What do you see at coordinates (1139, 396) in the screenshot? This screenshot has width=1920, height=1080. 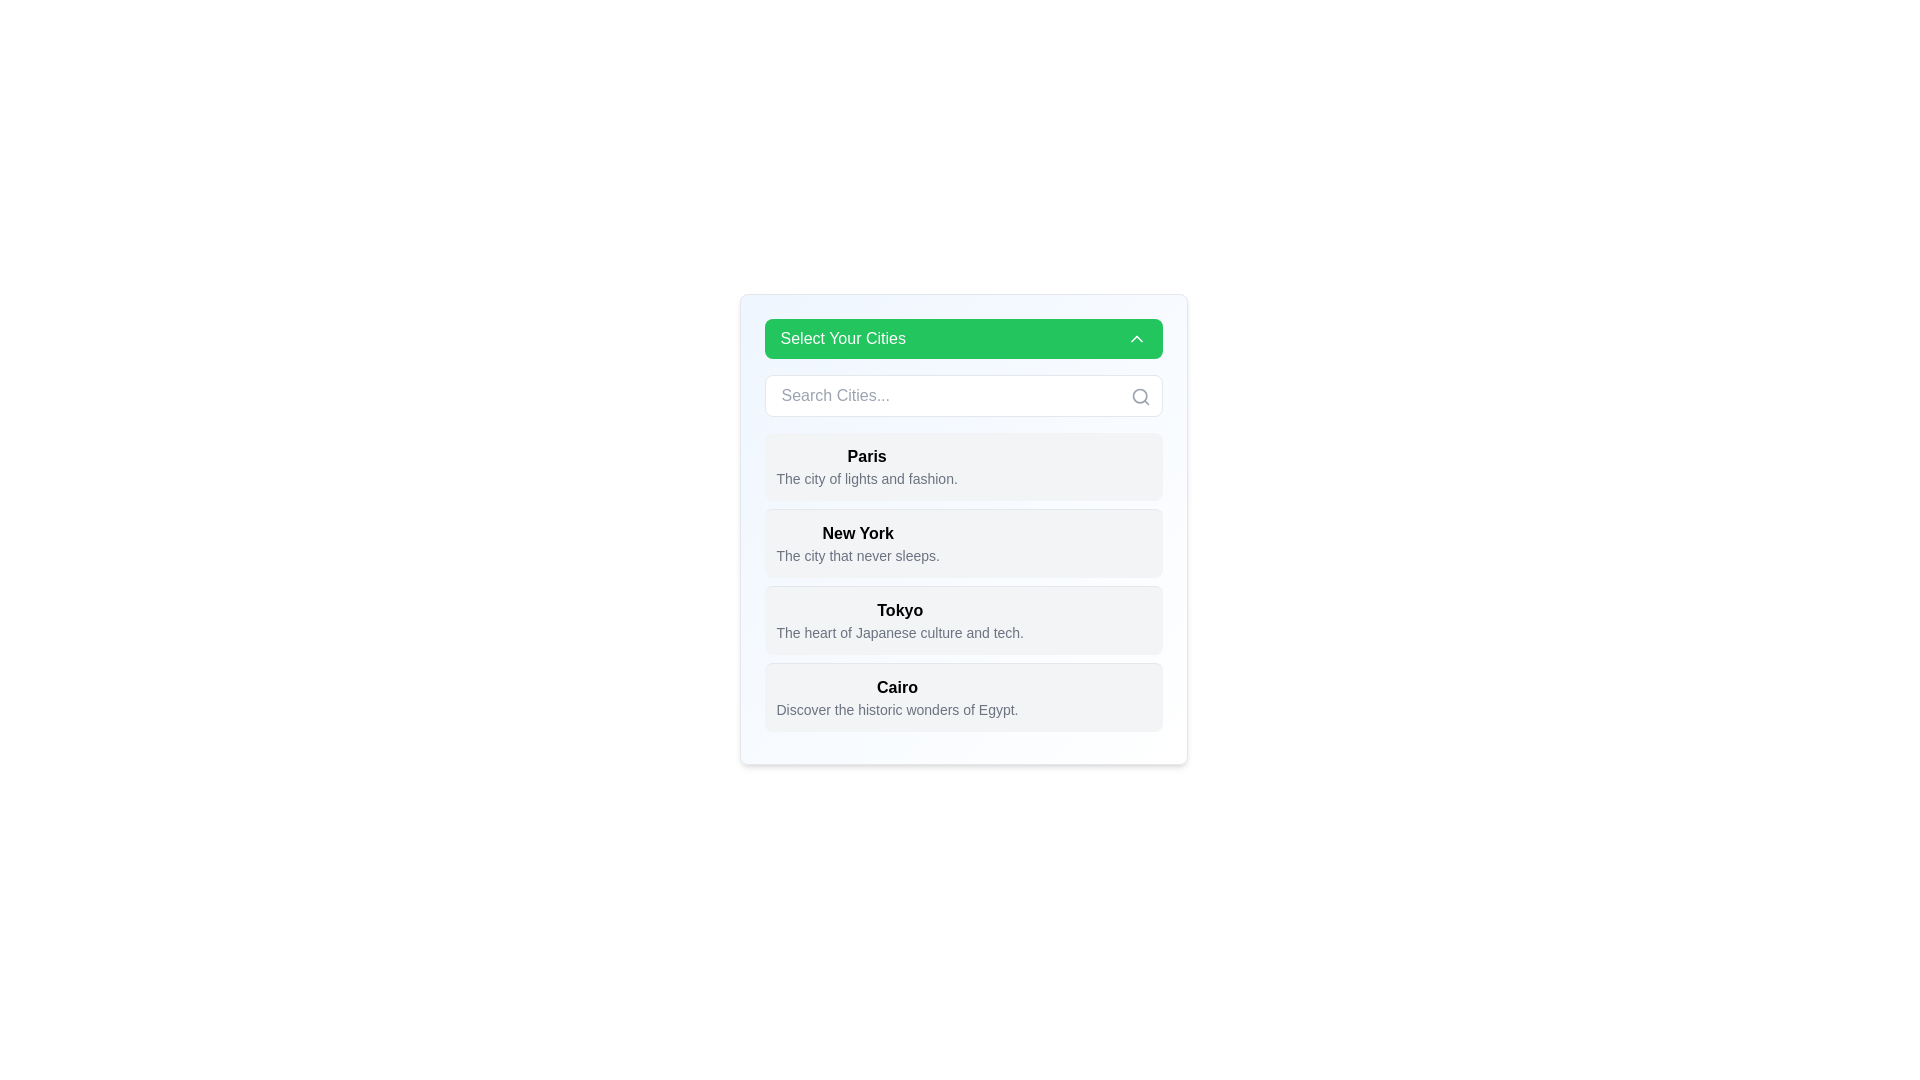 I see `the circular component of the magnifying glass icon located in the top-right corner of the search bar` at bounding box center [1139, 396].